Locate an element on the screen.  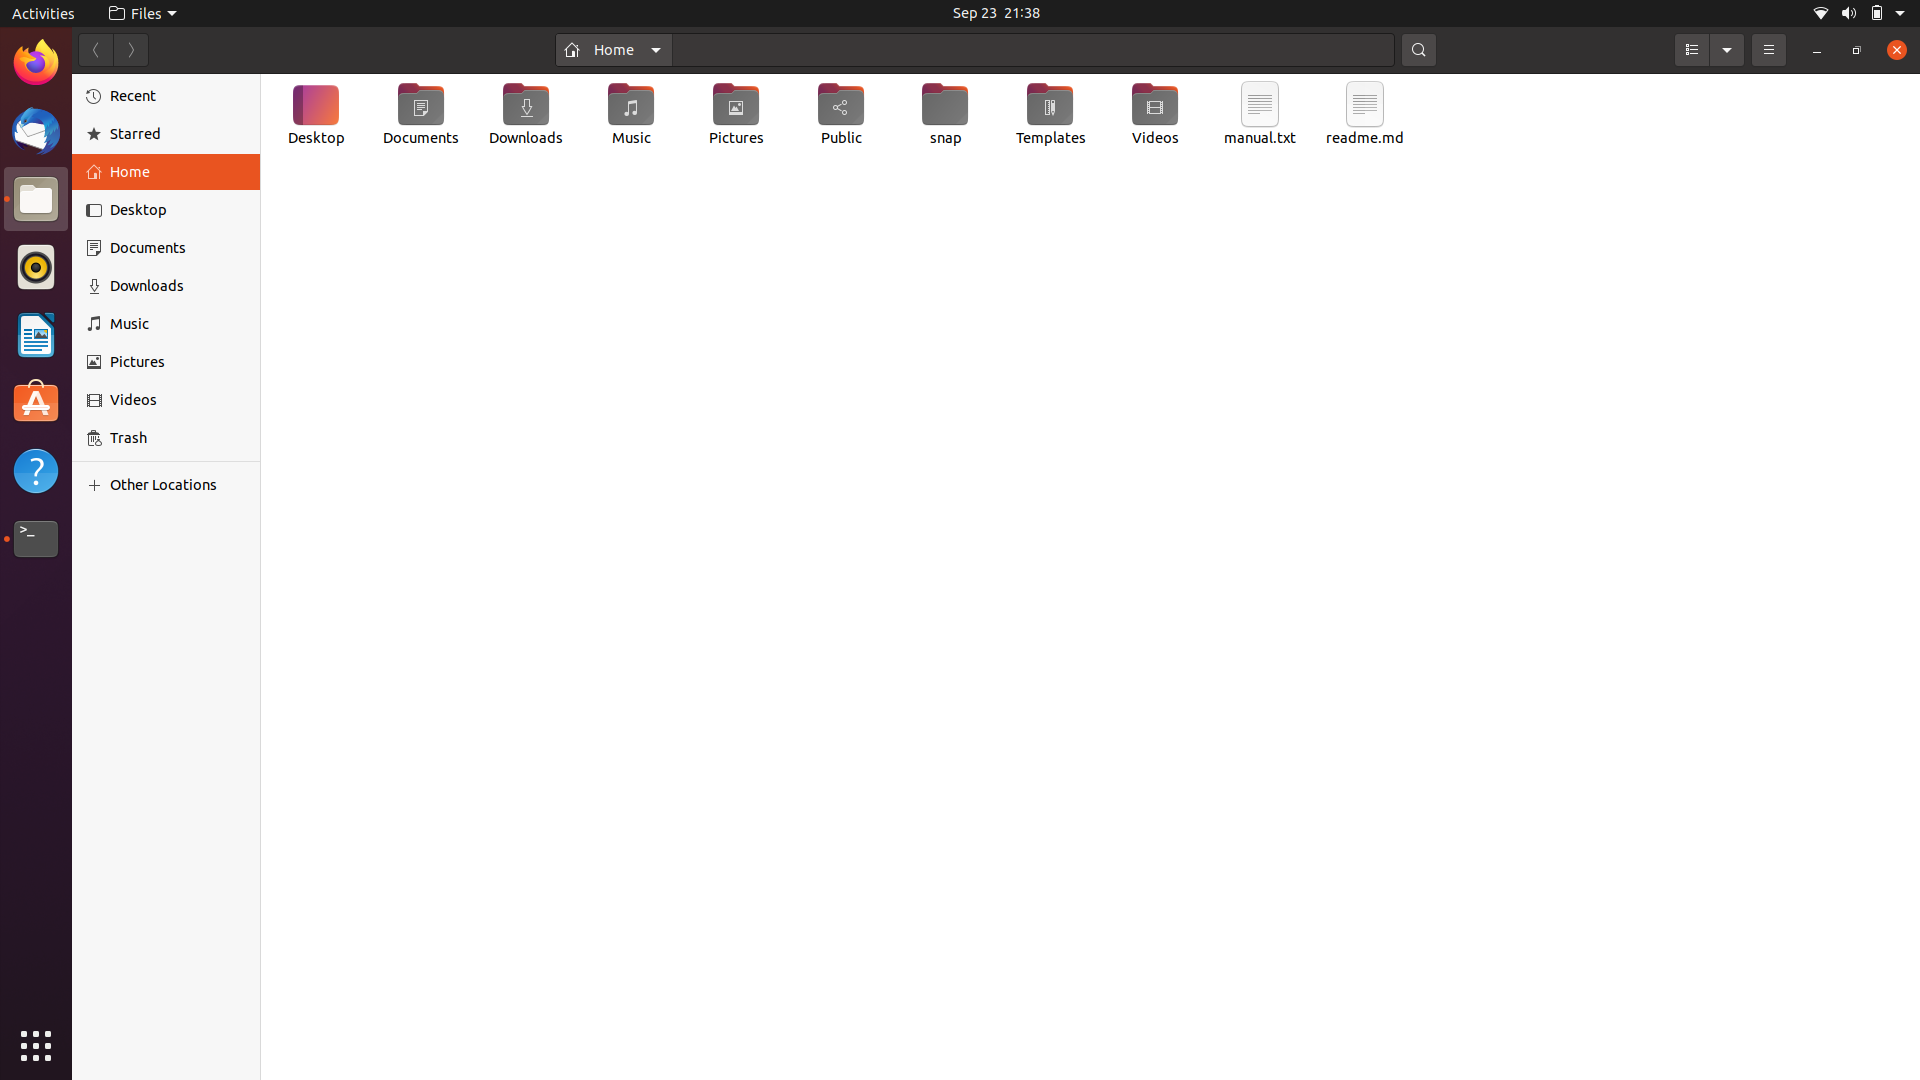
the "List View" mode is located at coordinates (1690, 49).